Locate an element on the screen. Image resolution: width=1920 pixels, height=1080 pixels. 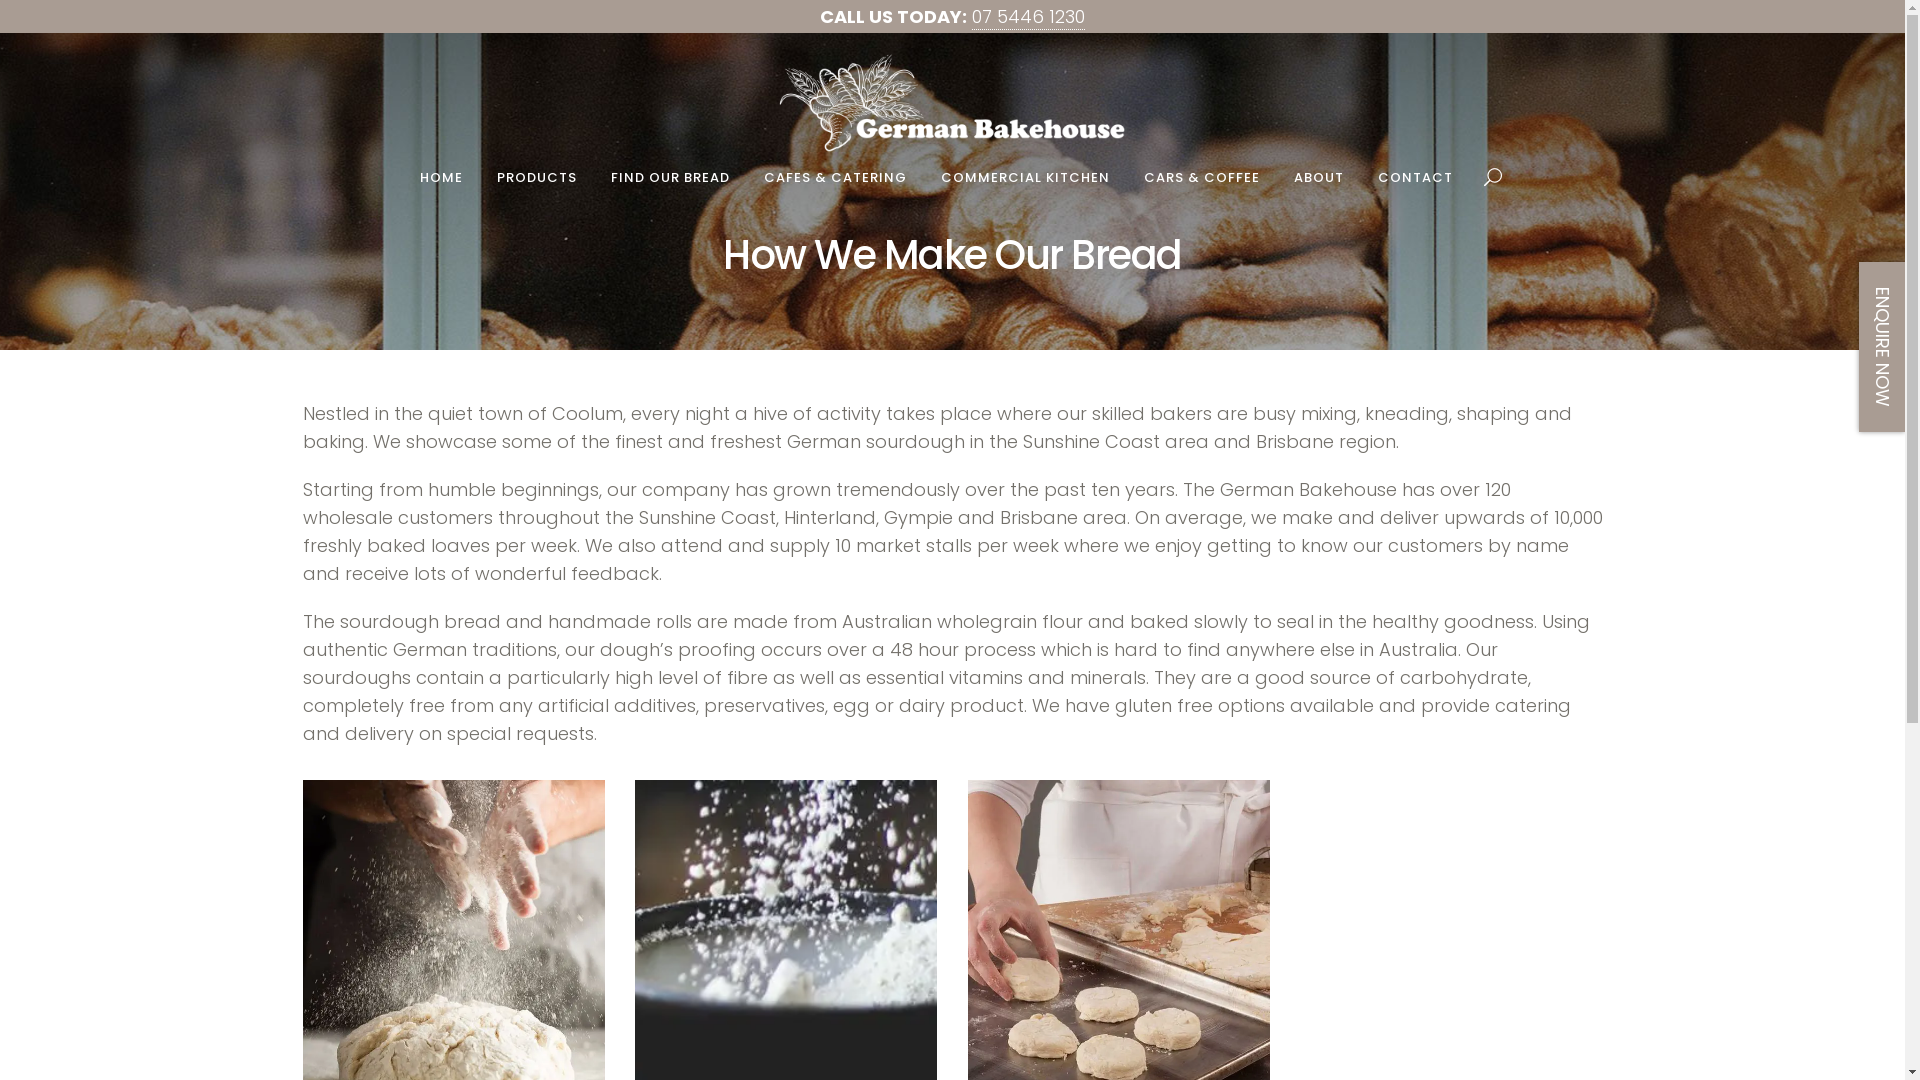
'ABOUT' is located at coordinates (1318, 176).